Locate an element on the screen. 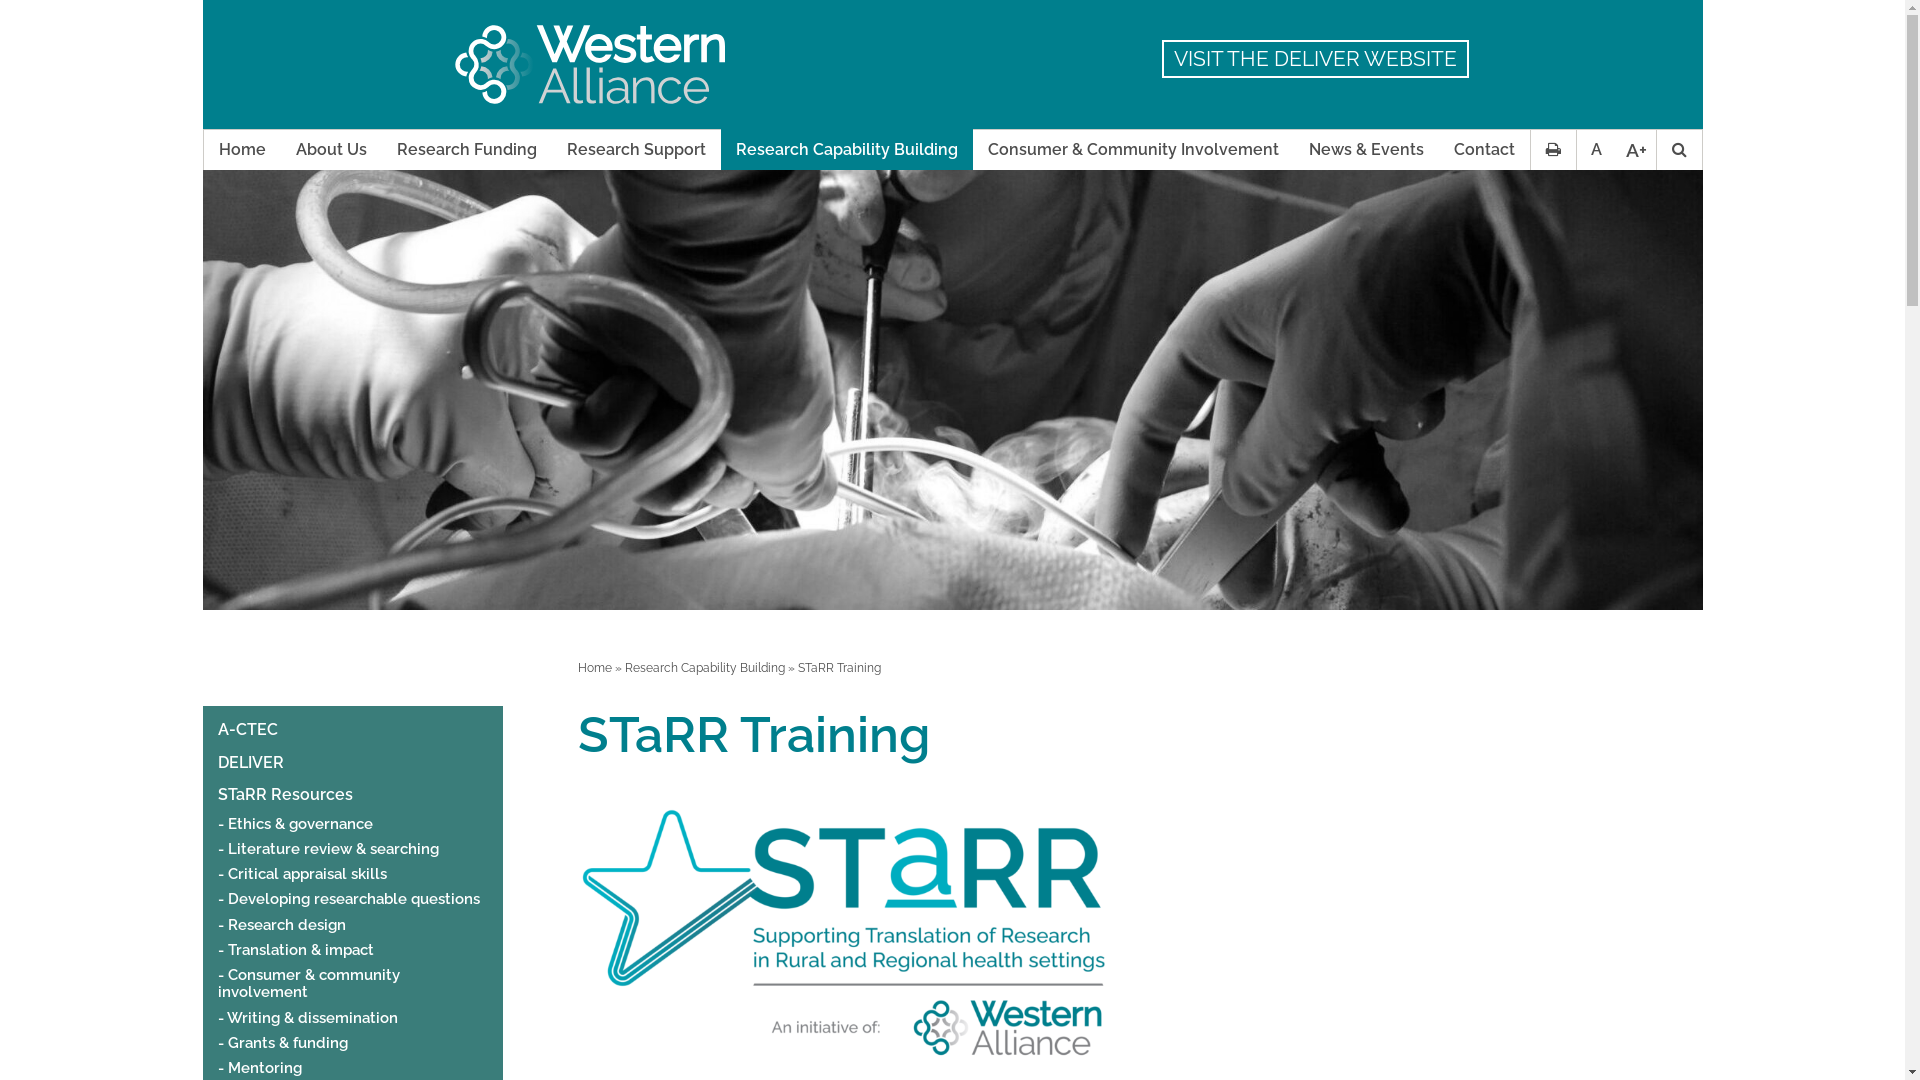 This screenshot has width=1920, height=1080. 'DELIVER' is located at coordinates (249, 763).